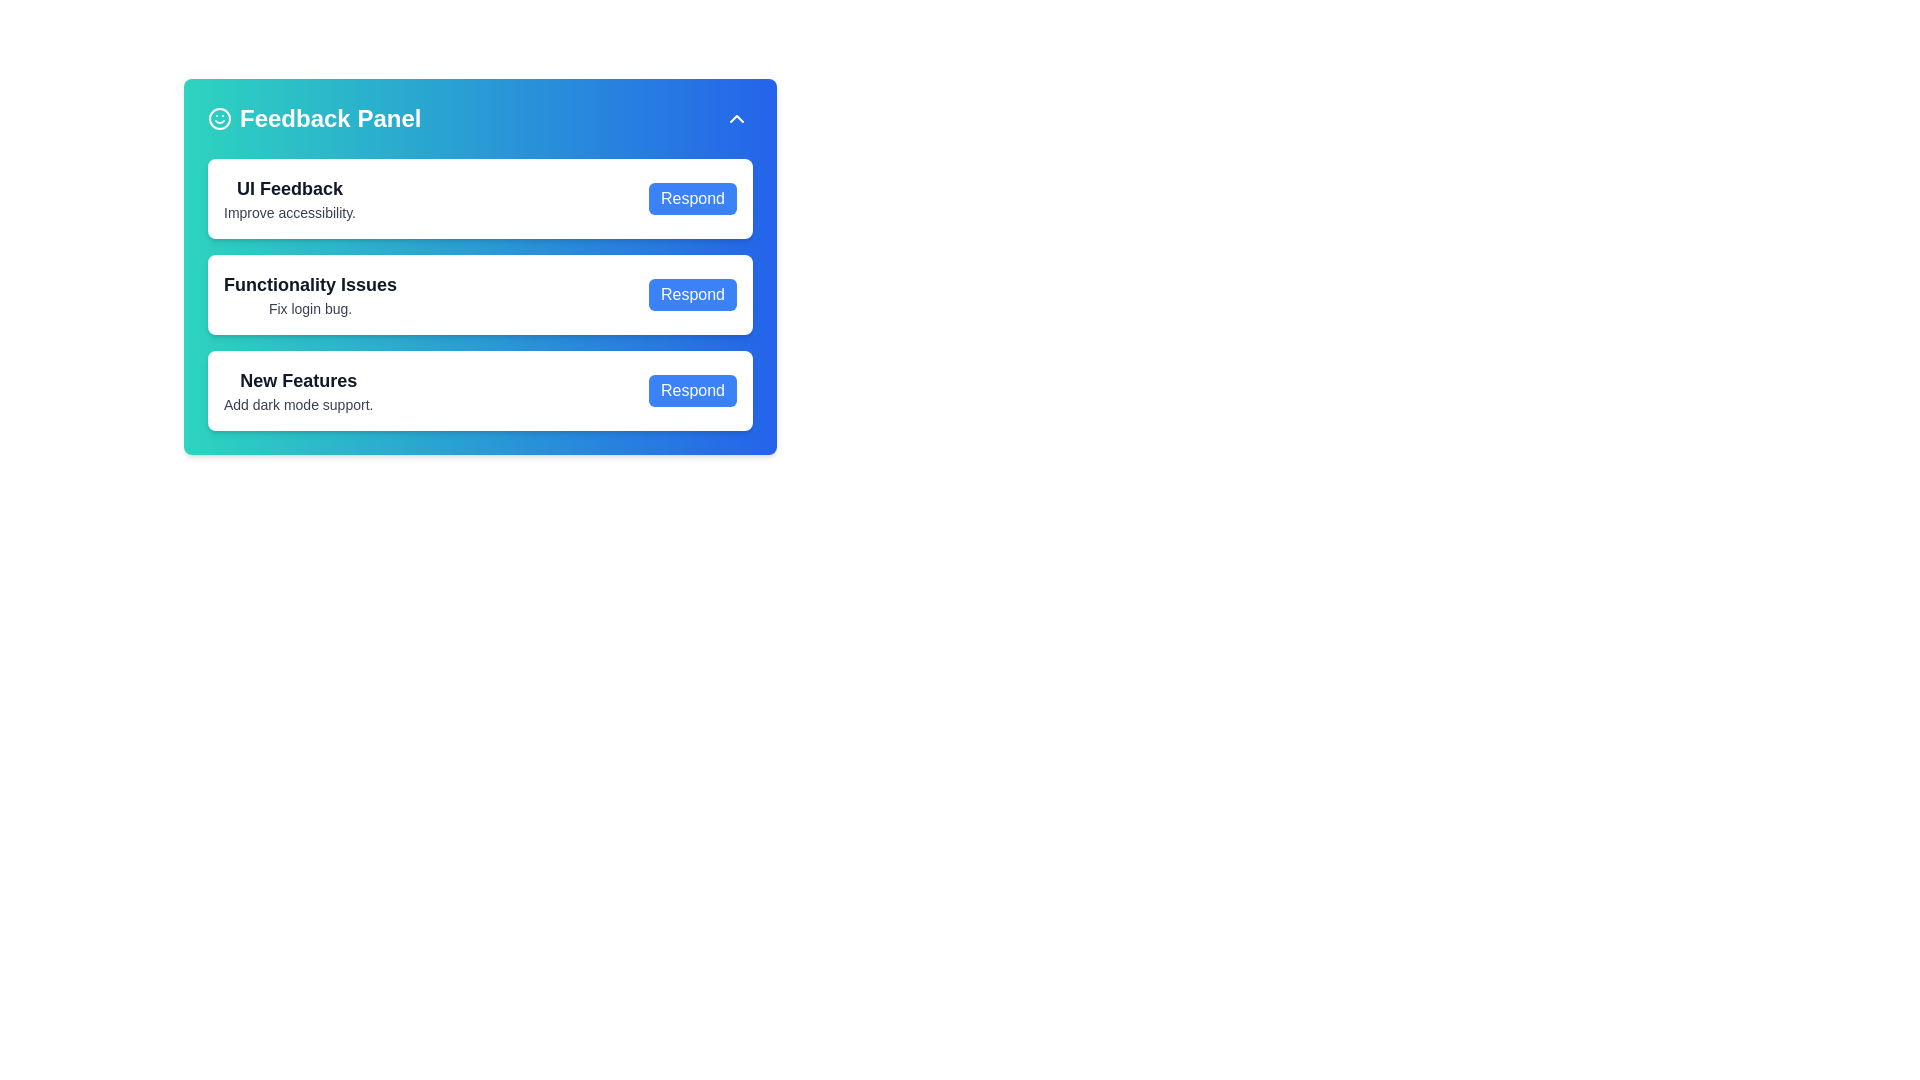  What do you see at coordinates (220, 119) in the screenshot?
I see `the SVG Circle element that is part of the smiley face design in the 'Feedback Panel' interface, located at the top left corner of the panel` at bounding box center [220, 119].